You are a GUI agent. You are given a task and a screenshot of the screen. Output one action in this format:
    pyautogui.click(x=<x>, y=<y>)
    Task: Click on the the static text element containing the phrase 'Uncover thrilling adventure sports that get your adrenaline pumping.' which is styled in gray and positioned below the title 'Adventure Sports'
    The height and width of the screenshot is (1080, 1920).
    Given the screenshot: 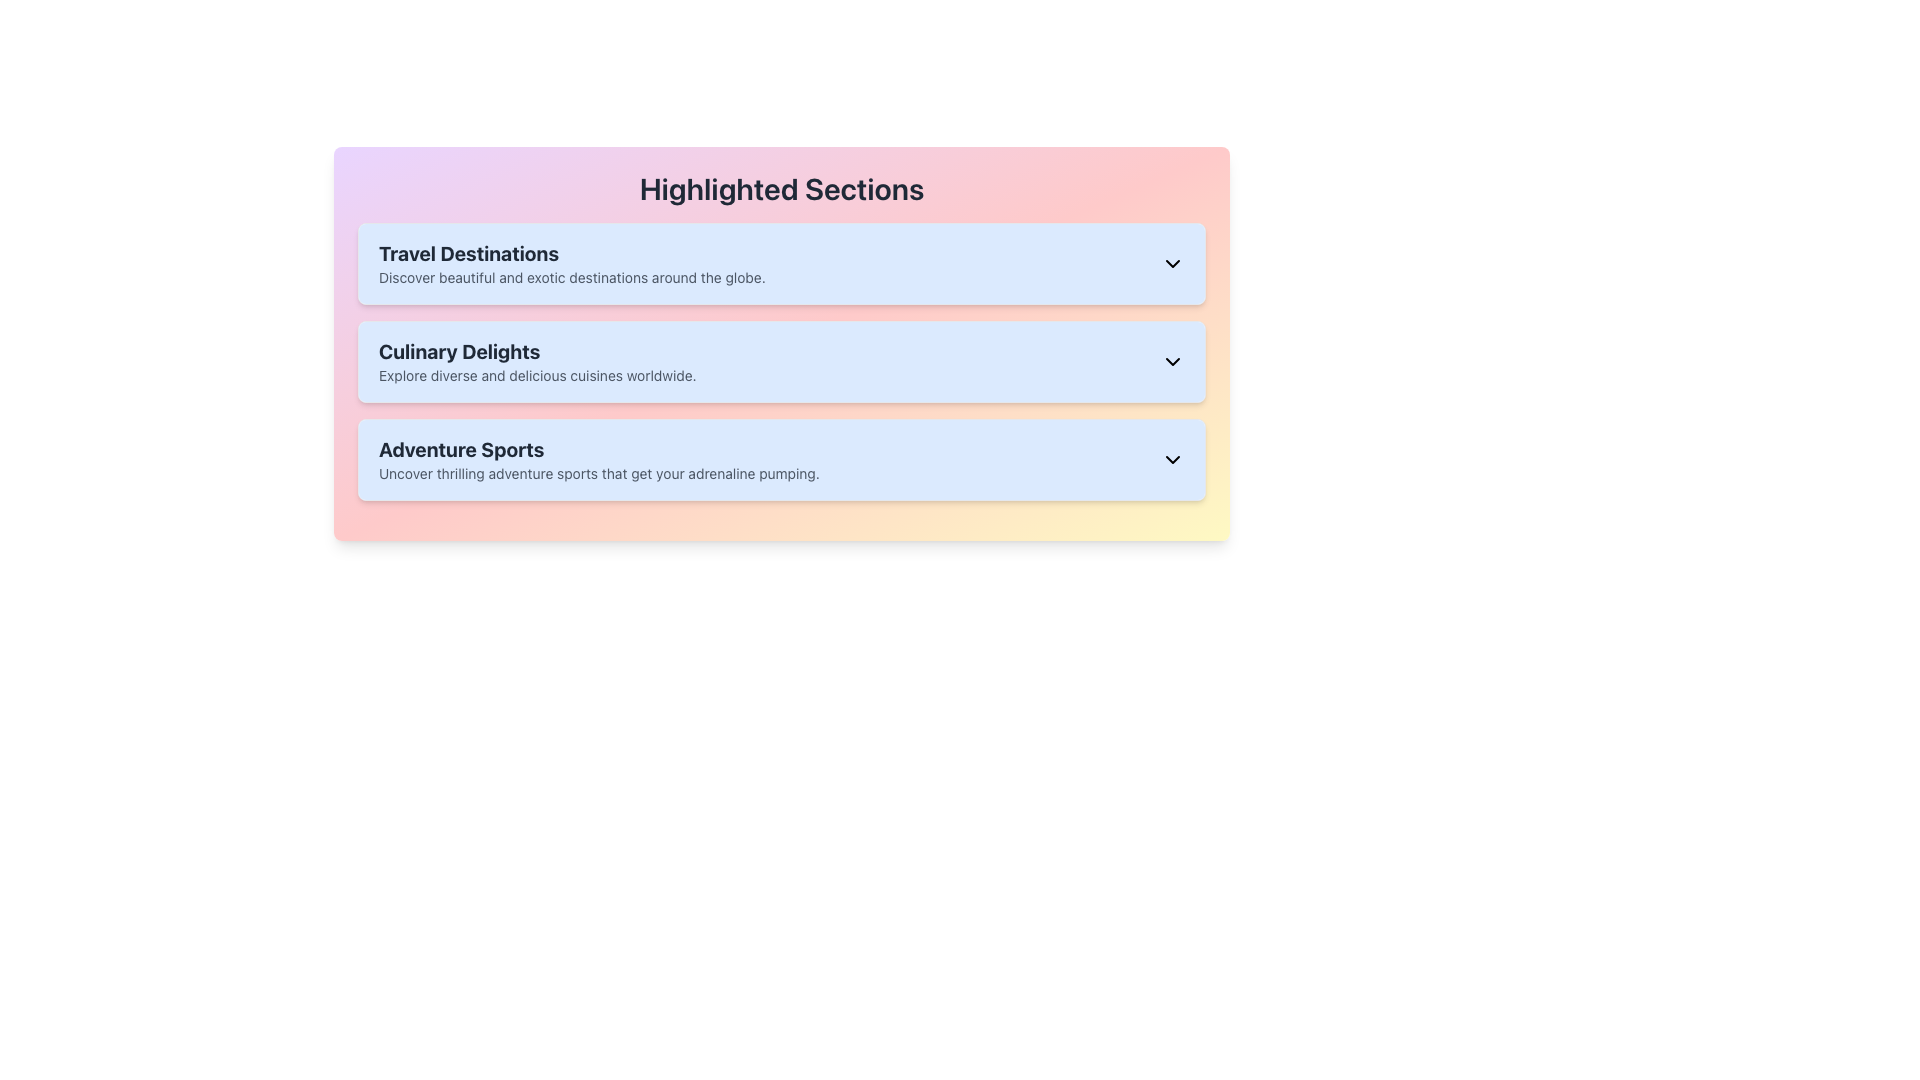 What is the action you would take?
    pyautogui.click(x=598, y=474)
    